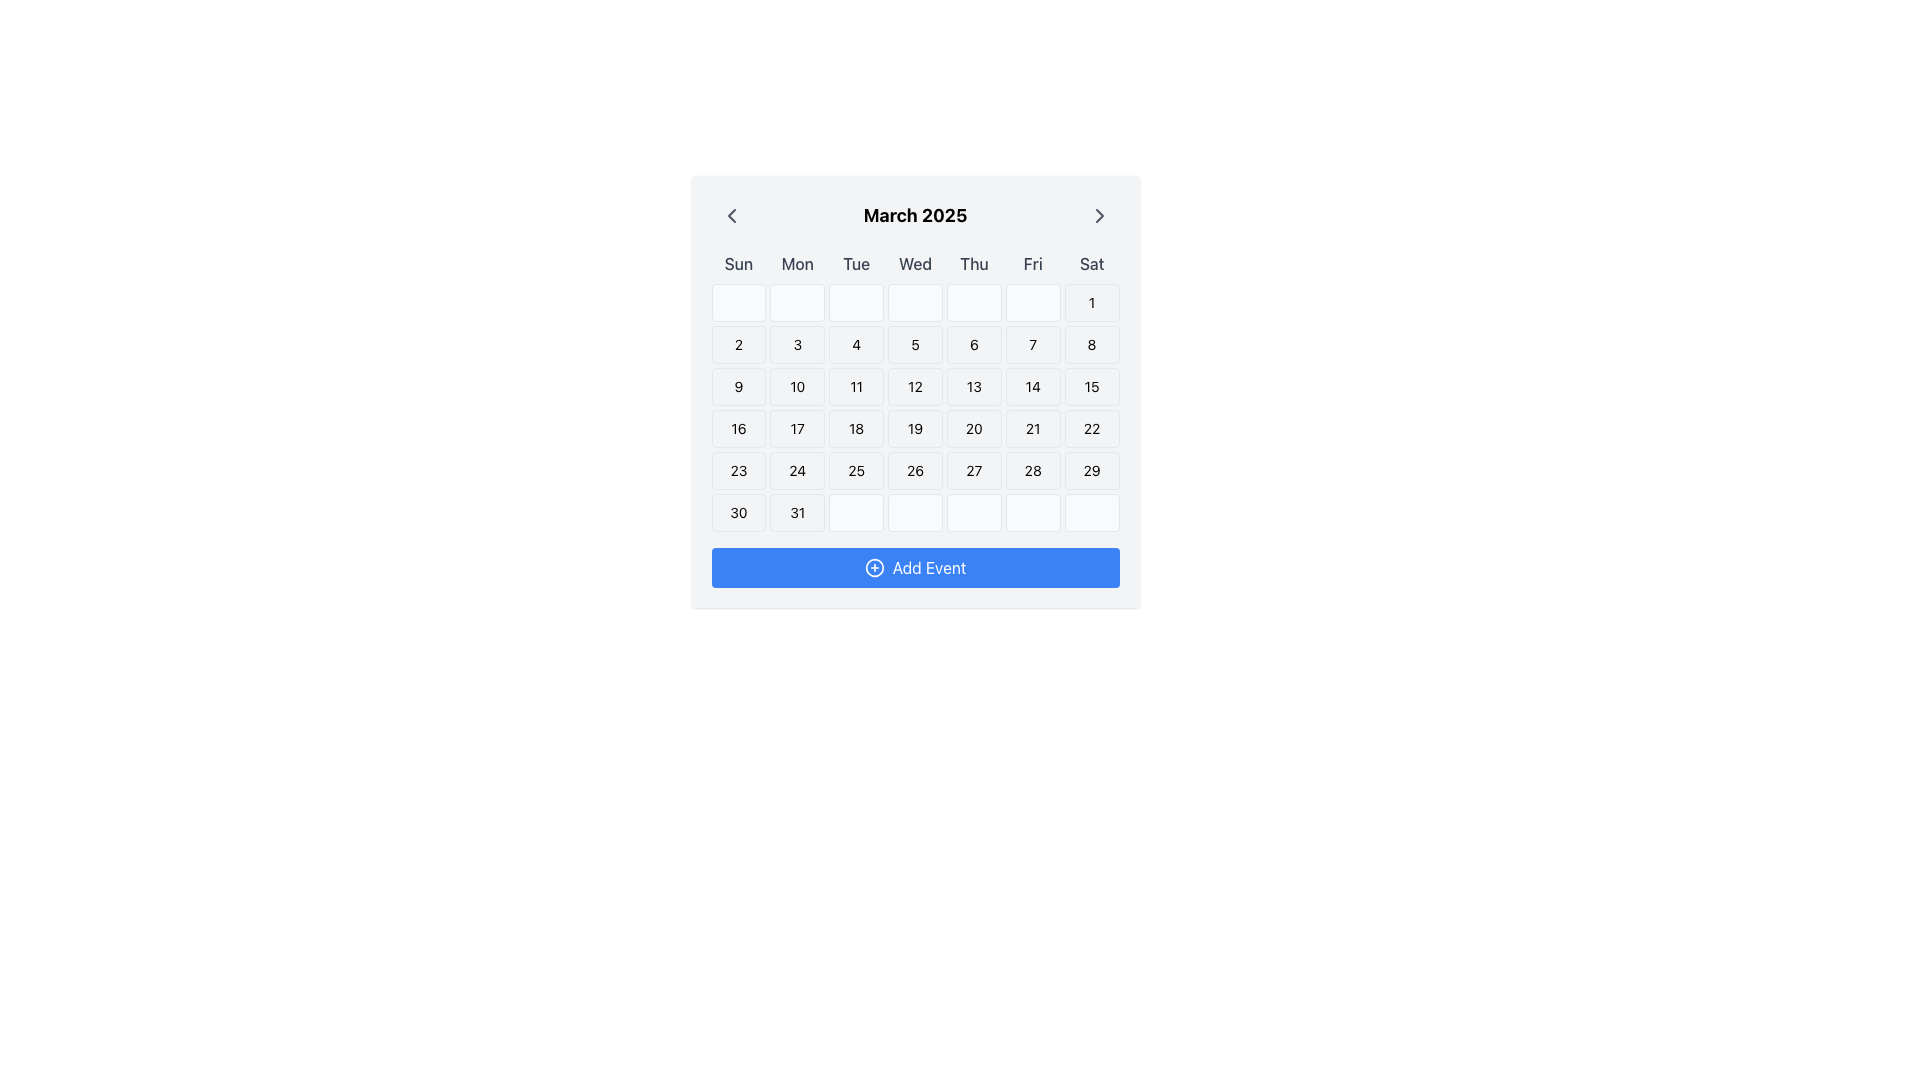 The height and width of the screenshot is (1080, 1920). What do you see at coordinates (1091, 512) in the screenshot?
I see `the last cell in the calendar grid, which serves as a visual placeholder and is positioned to the far right, representing Saturday of the last row` at bounding box center [1091, 512].